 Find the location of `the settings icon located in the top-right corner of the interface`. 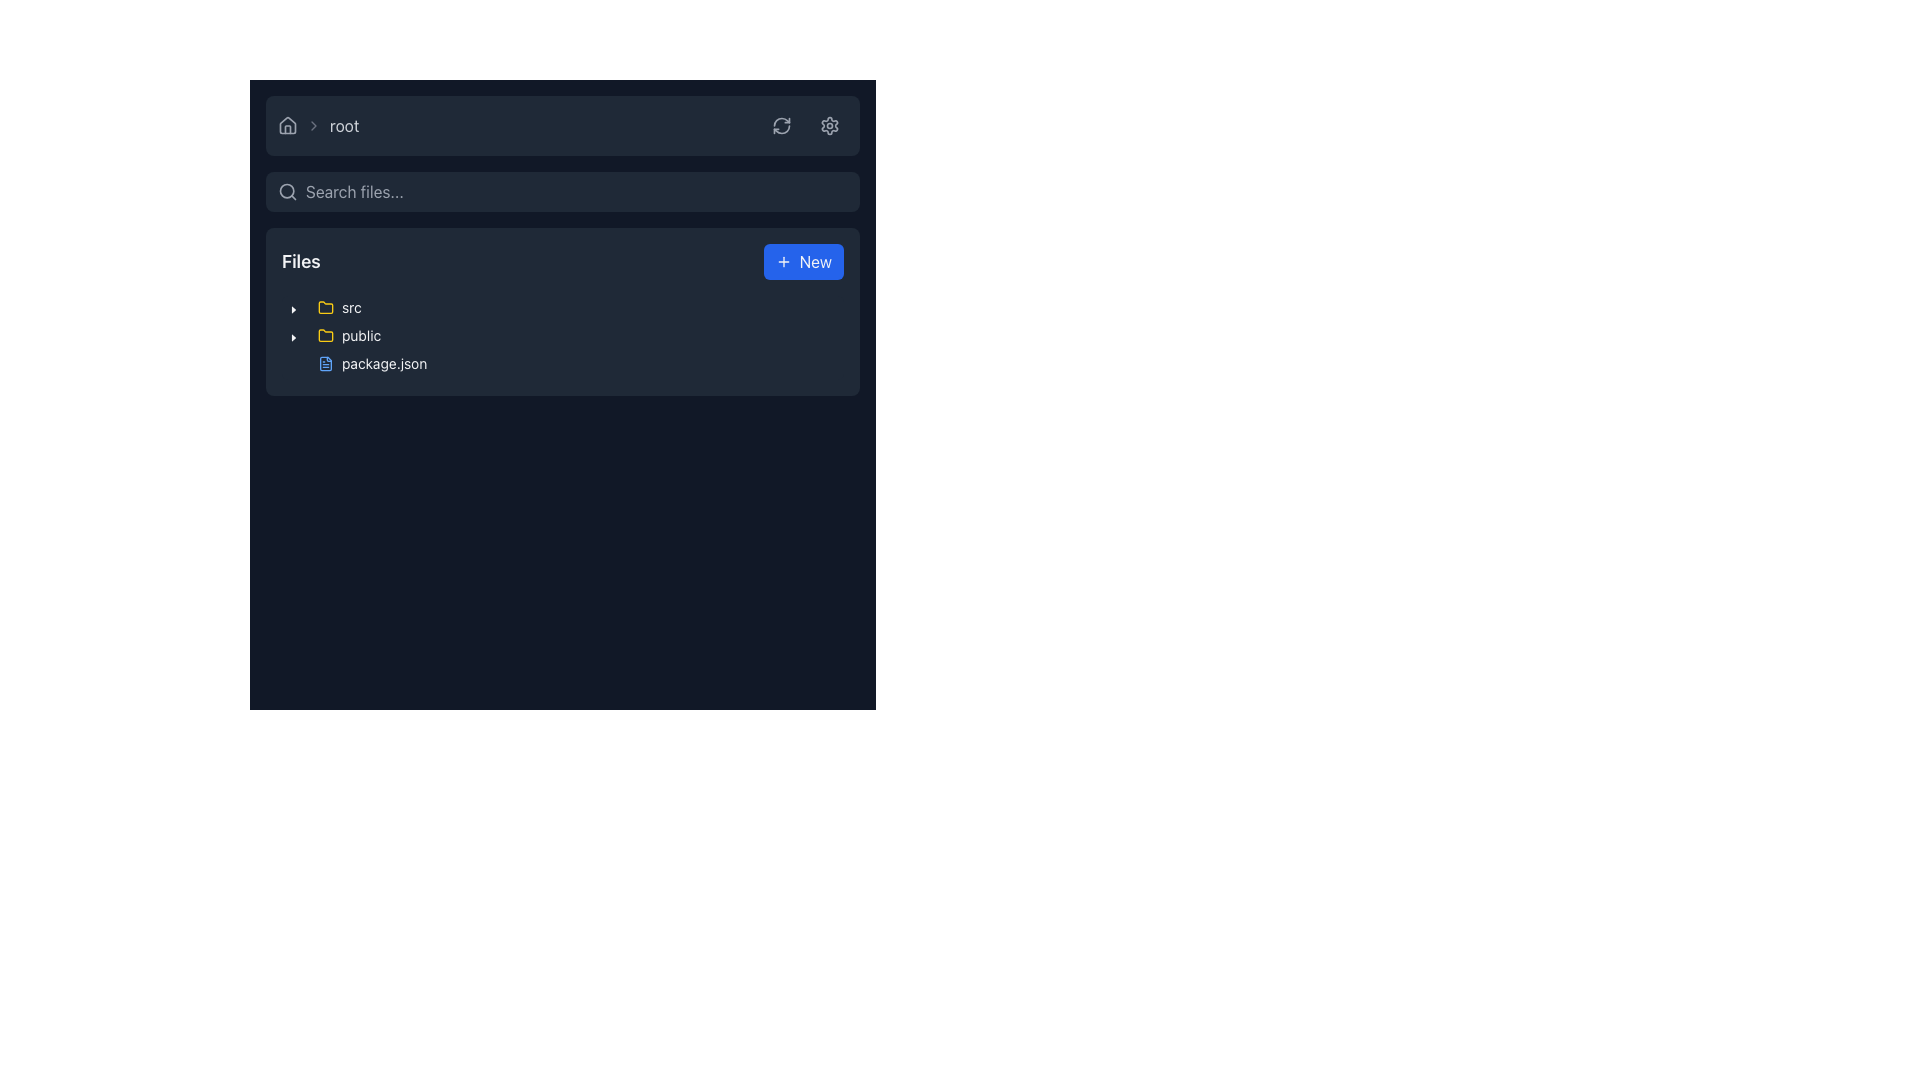

the settings icon located in the top-right corner of the interface is located at coordinates (830, 124).